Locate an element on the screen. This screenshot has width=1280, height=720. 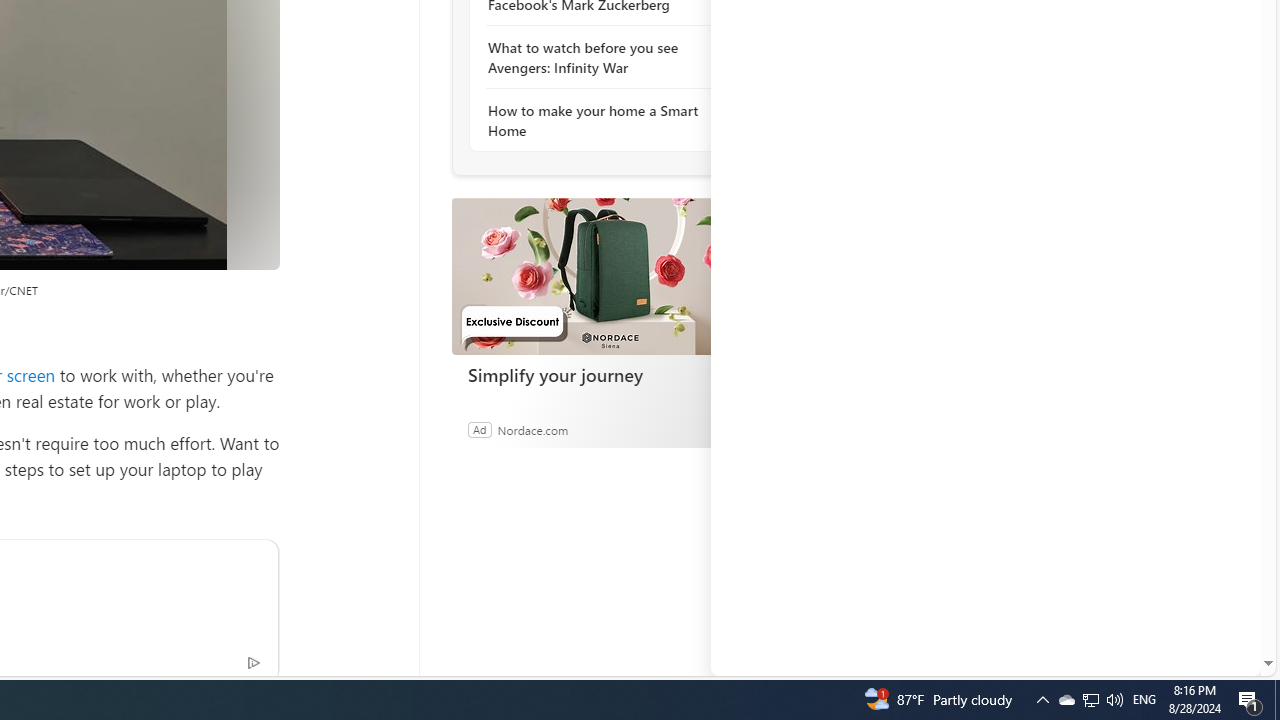
'How to make your home a Smart Home' is located at coordinates (595, 120).